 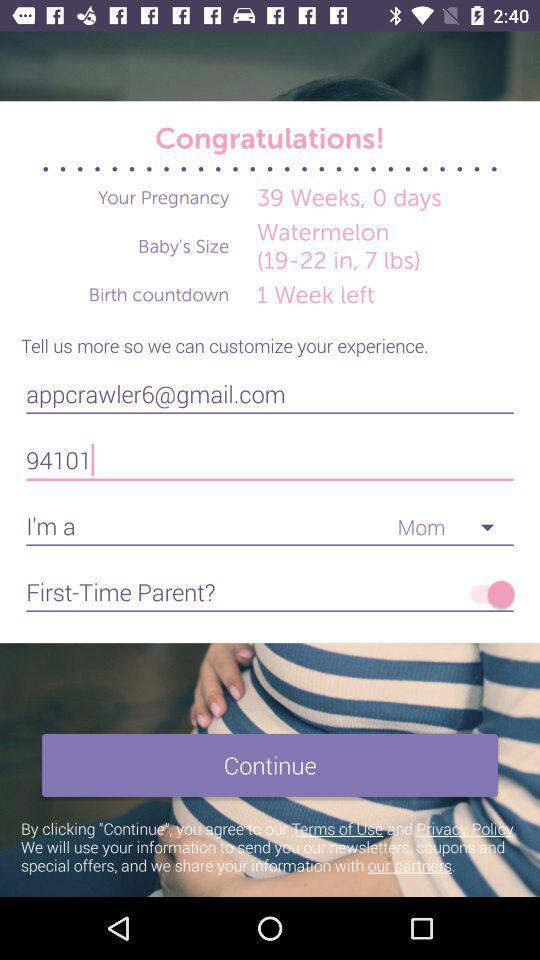 I want to click on the item below the i'm a, so click(x=486, y=594).